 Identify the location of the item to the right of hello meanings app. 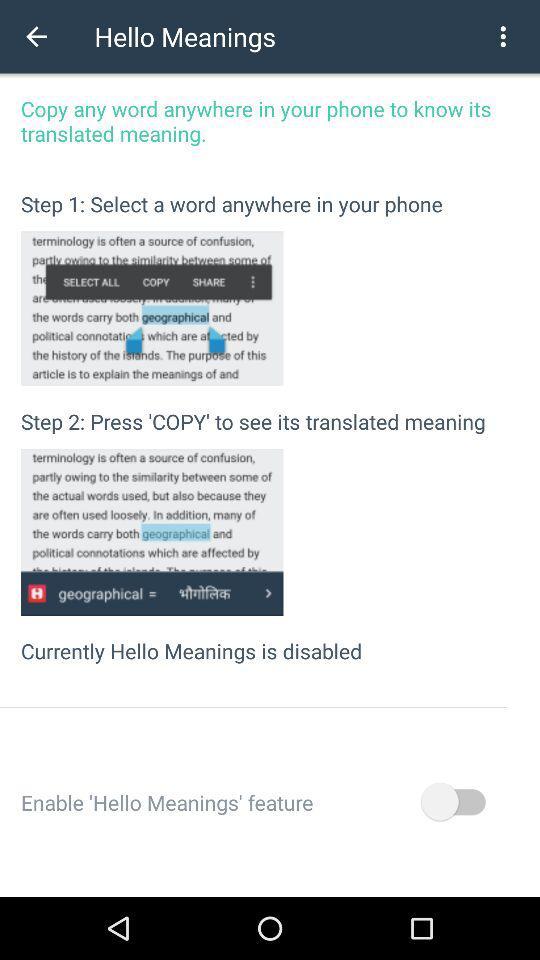
(502, 35).